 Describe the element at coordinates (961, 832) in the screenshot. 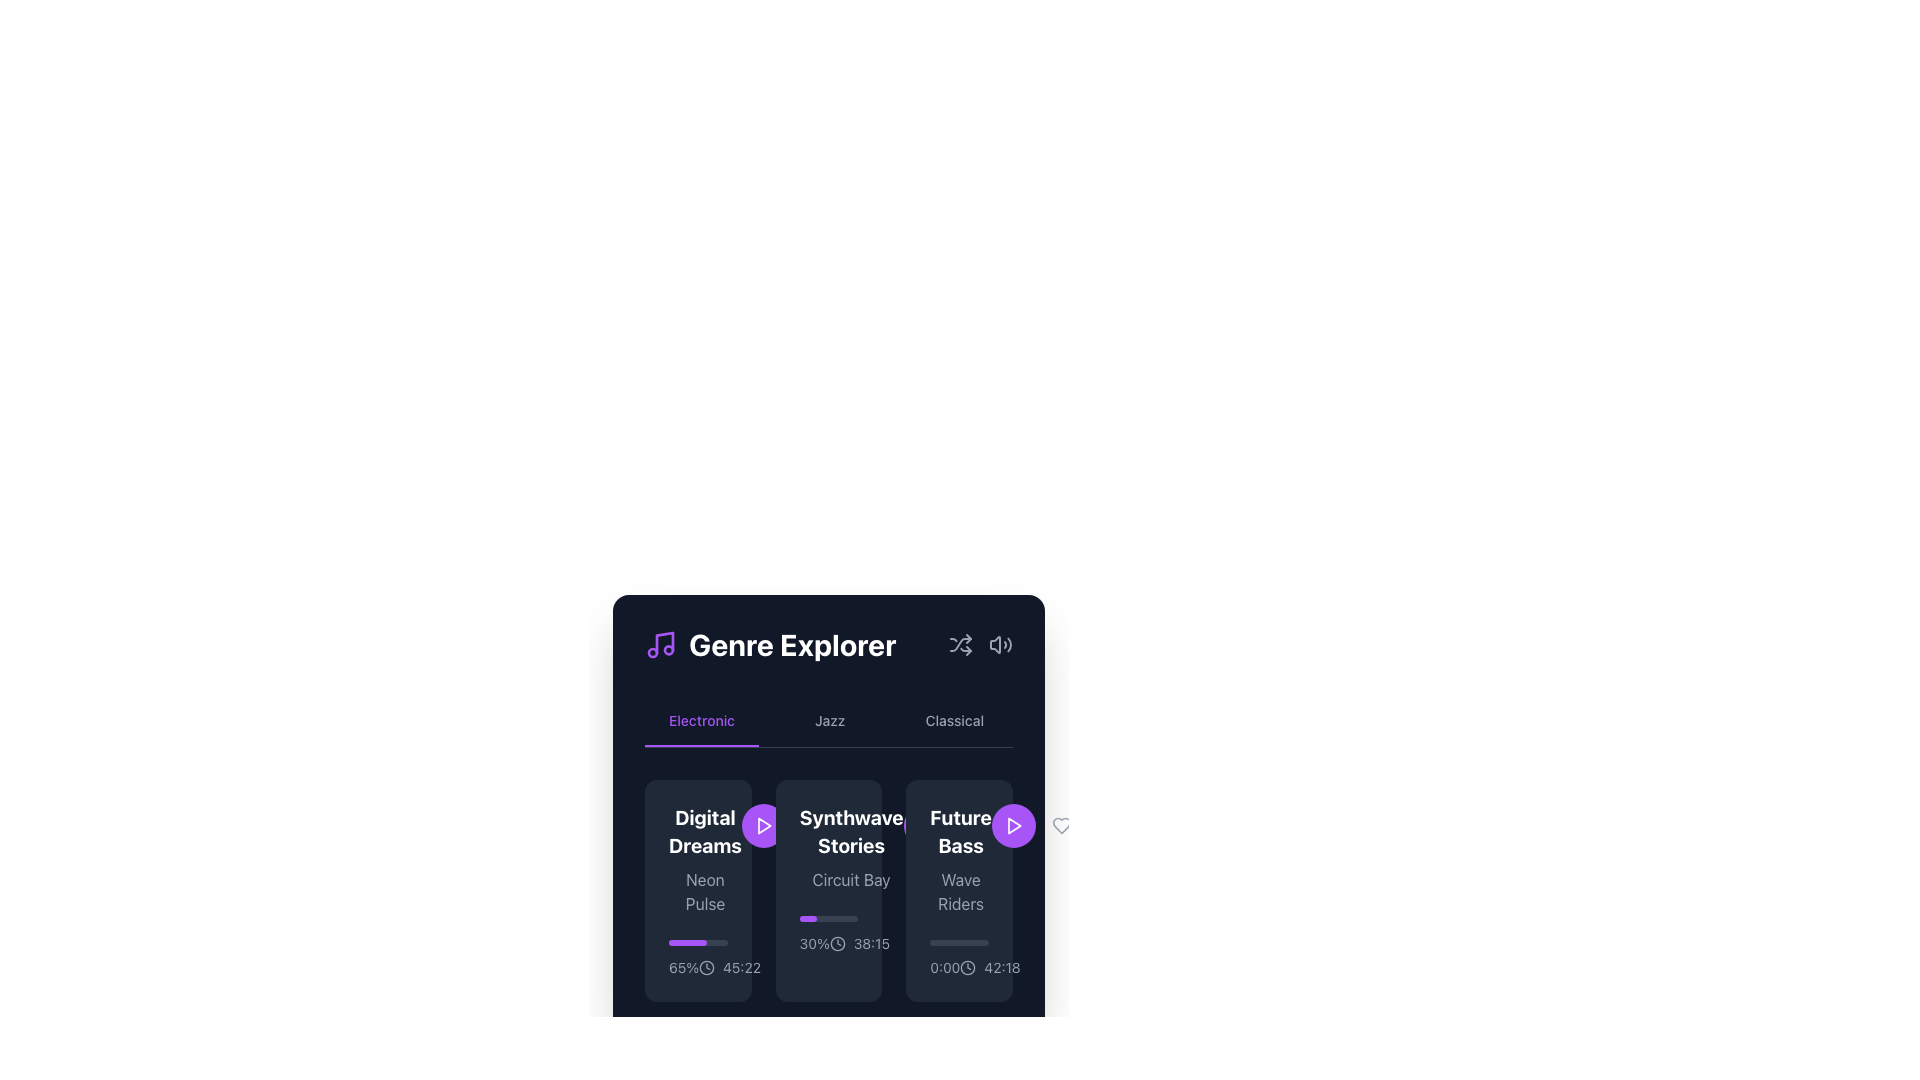

I see `text label displaying 'Future Bass' in bold, white font, located at the top of the rightmost box in the 'Electronic' section of the 'Genre Explorer' interface` at that location.